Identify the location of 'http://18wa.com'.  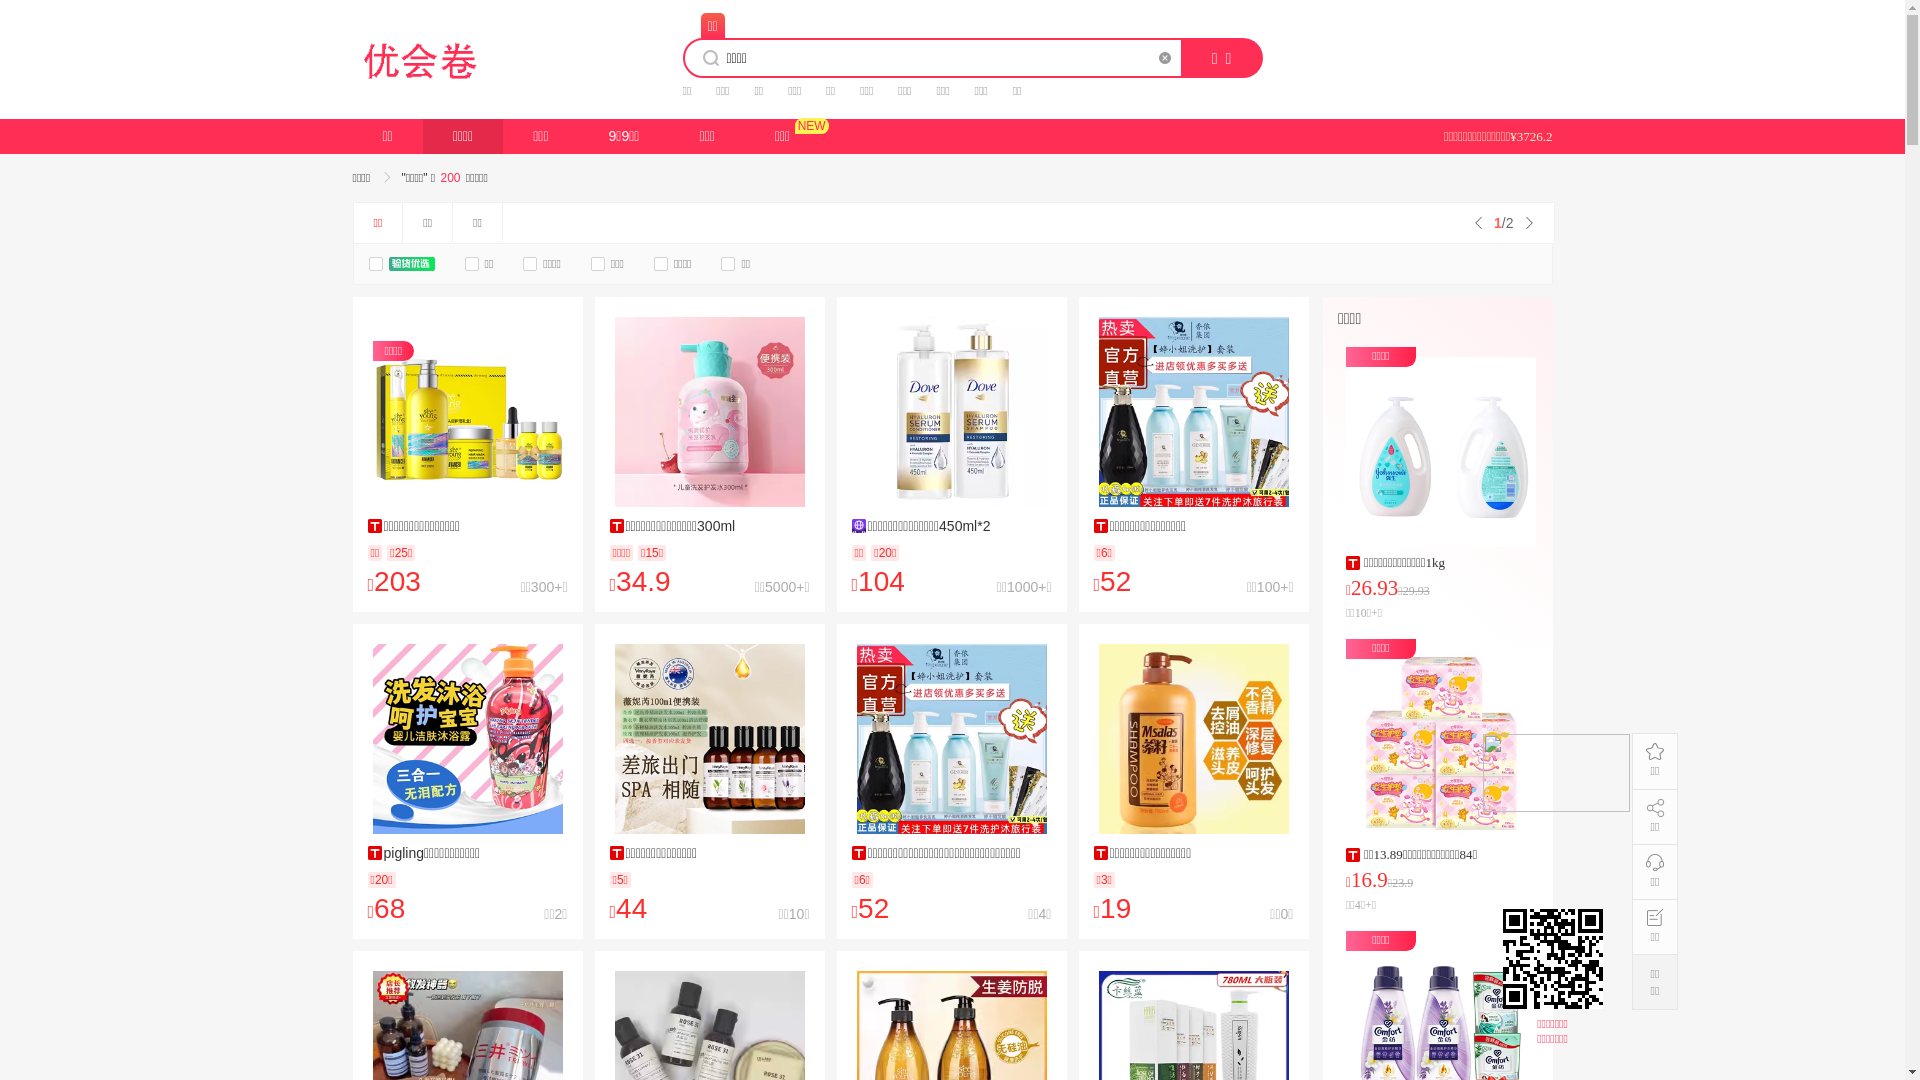
(1554, 958).